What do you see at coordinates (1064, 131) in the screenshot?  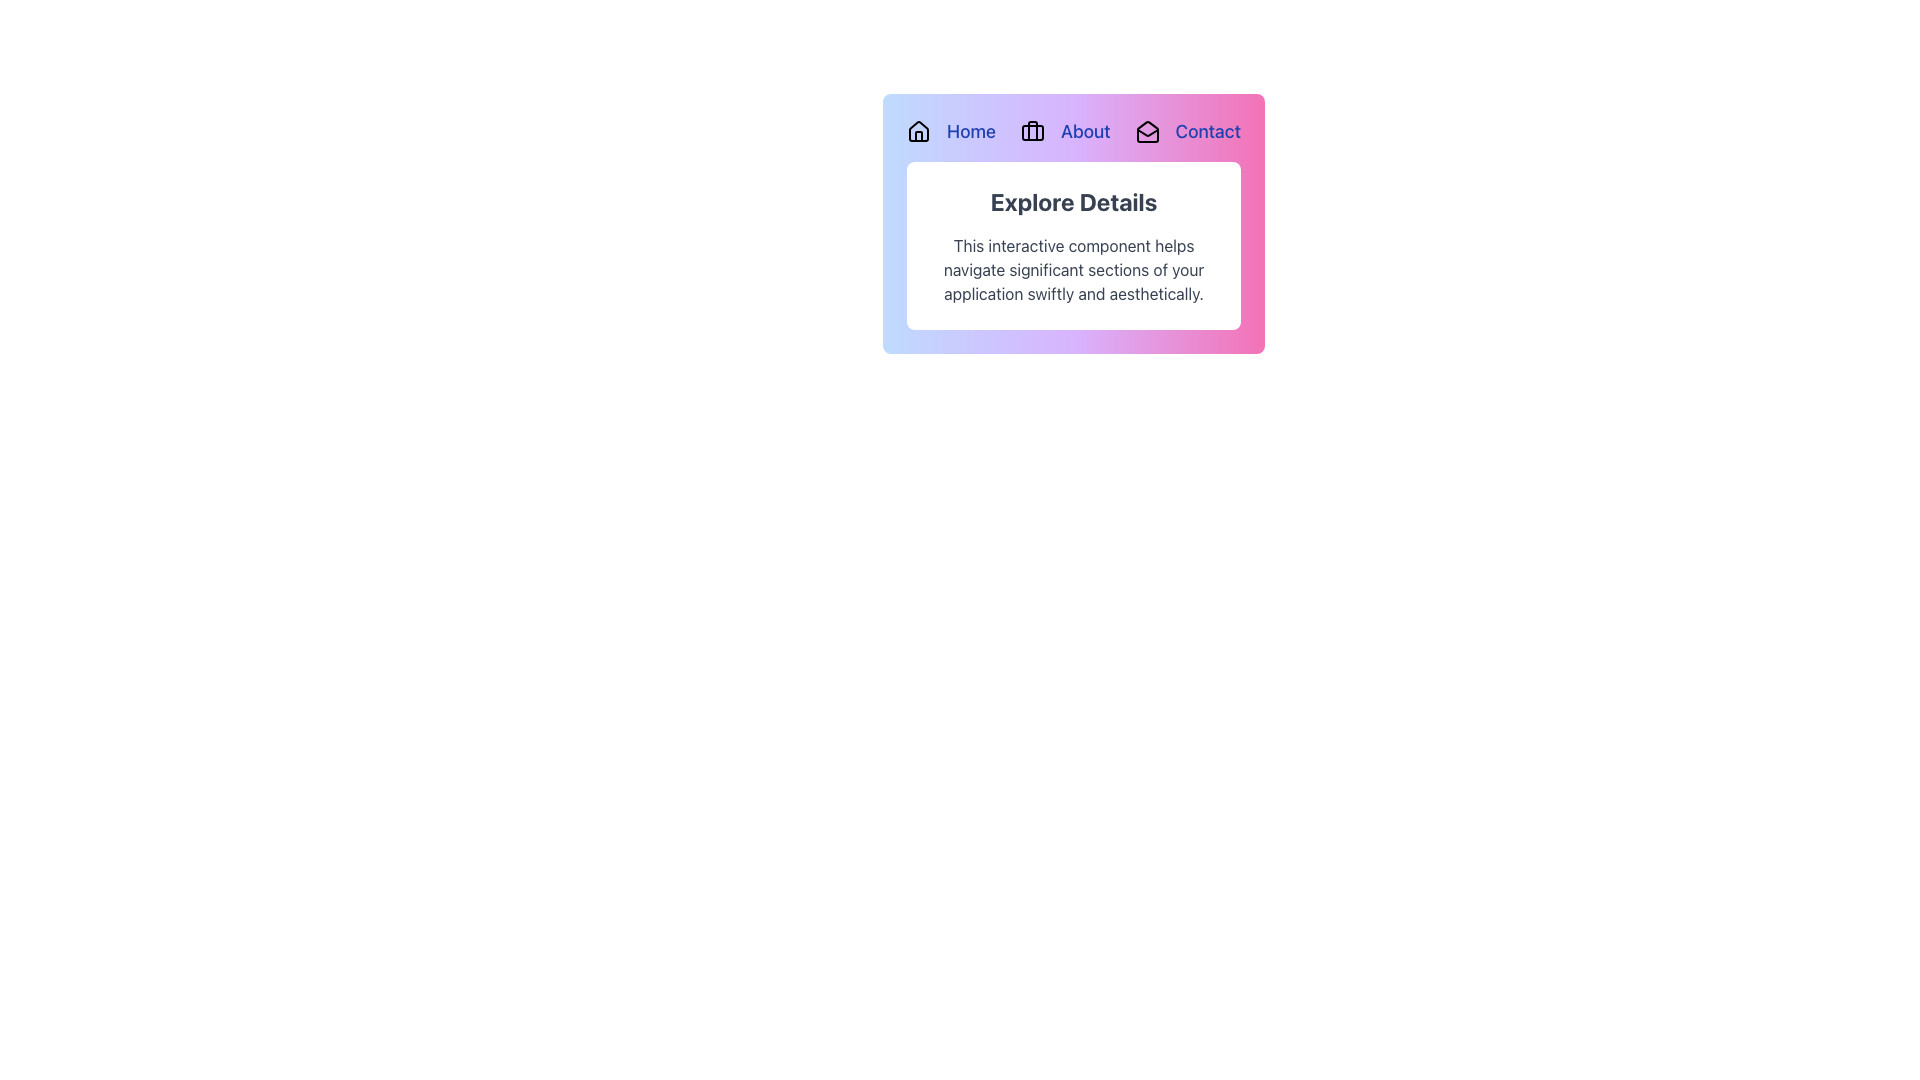 I see `the 'About' hyperlink with the briefcase icon in the horizontal navigation menu` at bounding box center [1064, 131].